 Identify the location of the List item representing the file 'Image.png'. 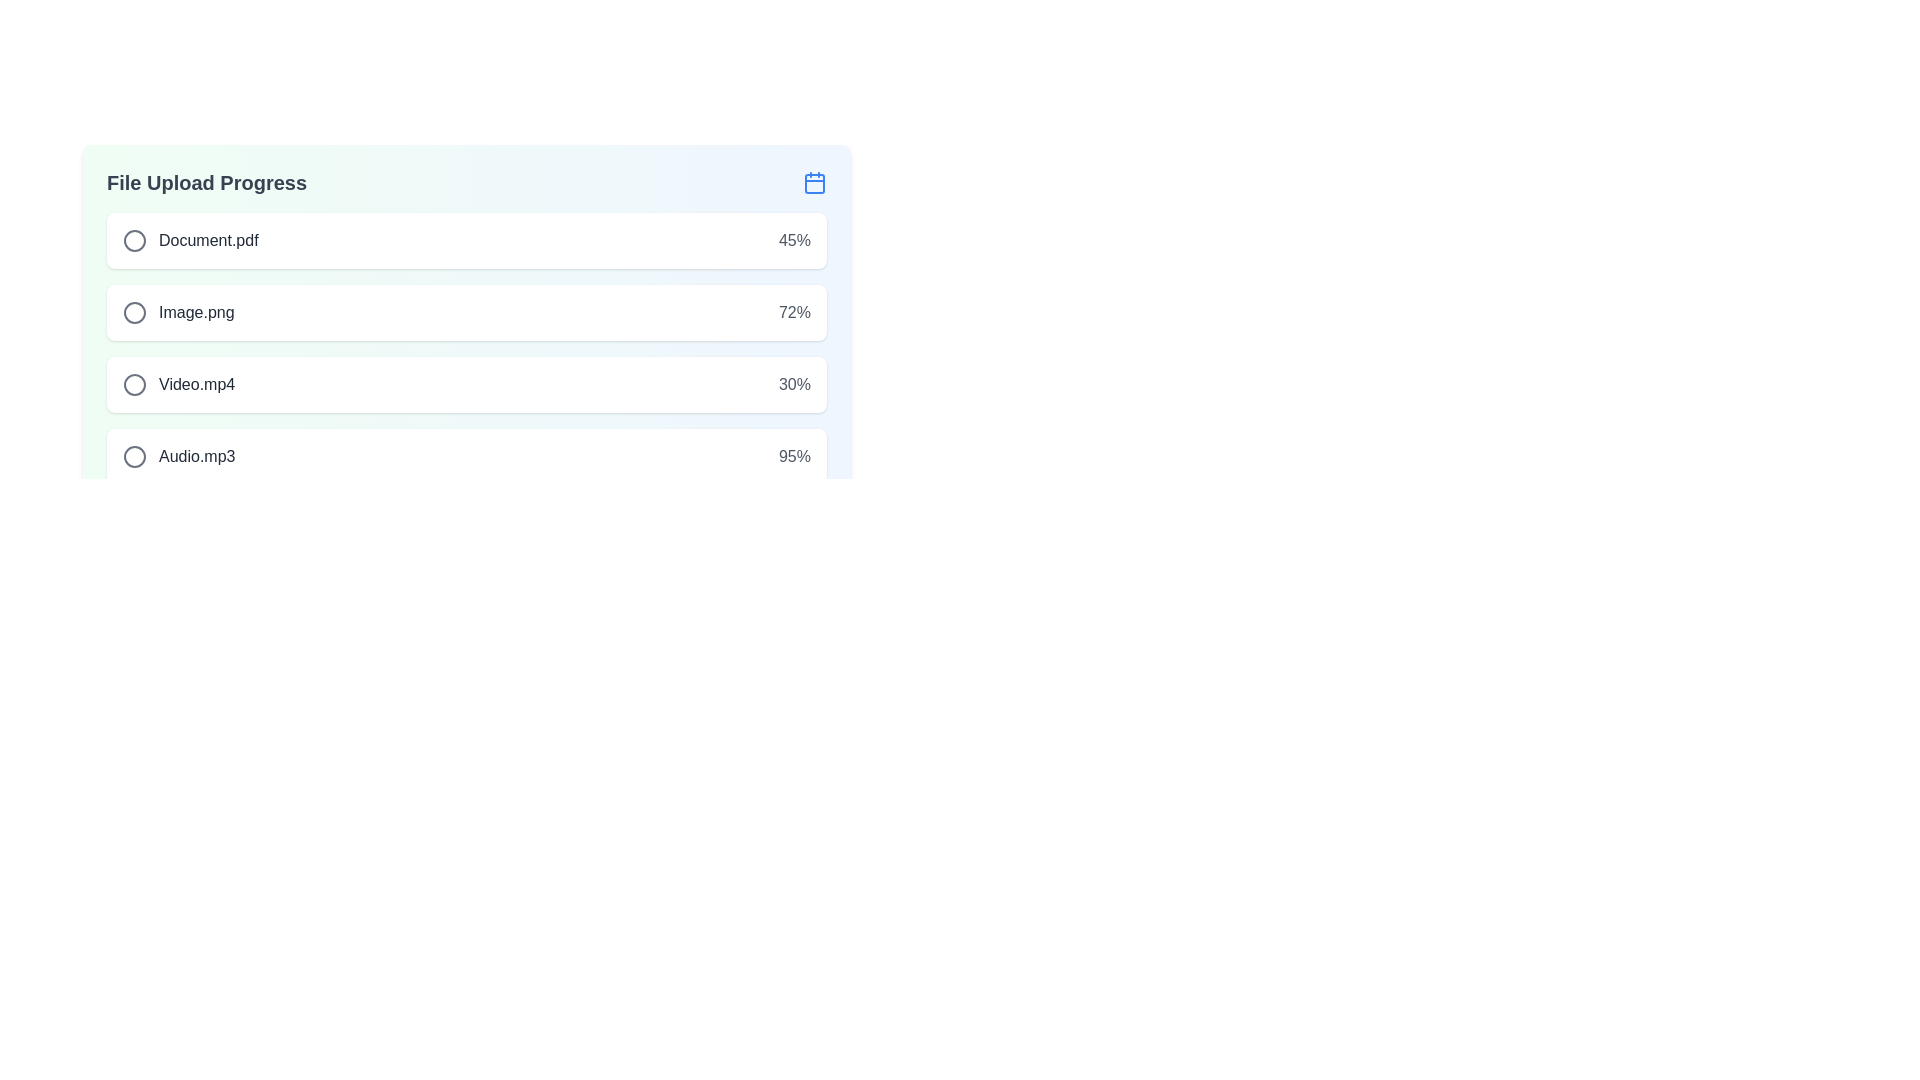
(178, 312).